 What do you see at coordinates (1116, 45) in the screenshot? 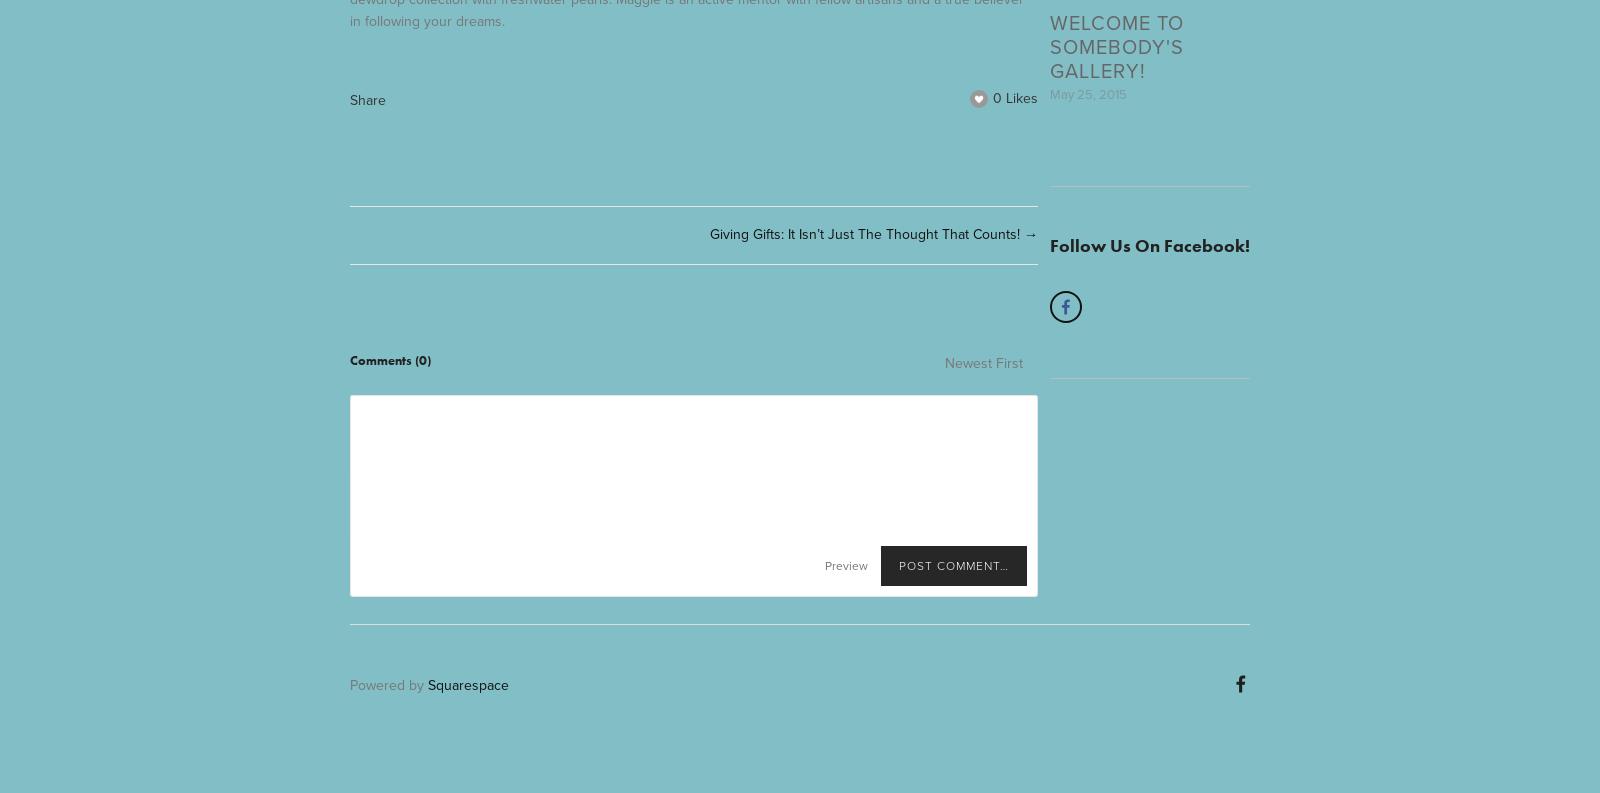
I see `'Welcome to Somebody's Gallery!'` at bounding box center [1116, 45].